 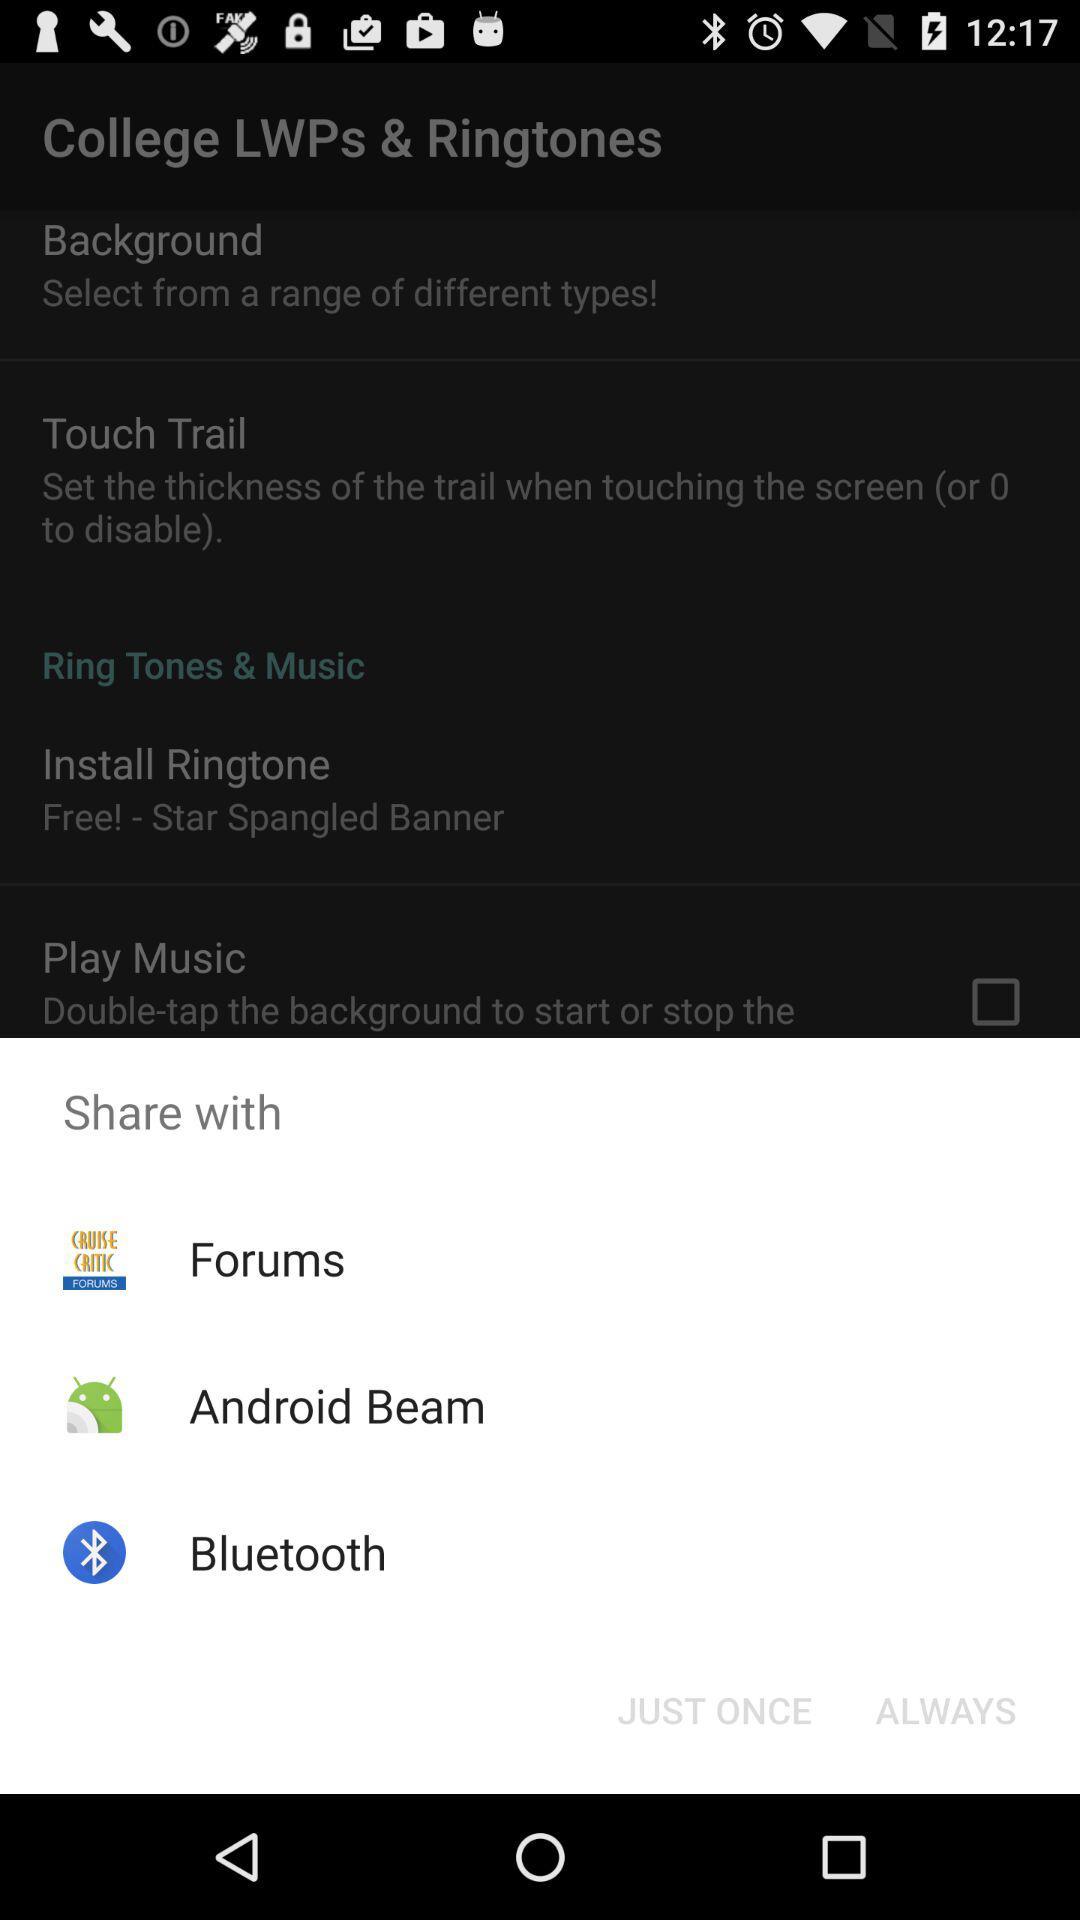 What do you see at coordinates (945, 1708) in the screenshot?
I see `the button at the bottom right corner` at bounding box center [945, 1708].